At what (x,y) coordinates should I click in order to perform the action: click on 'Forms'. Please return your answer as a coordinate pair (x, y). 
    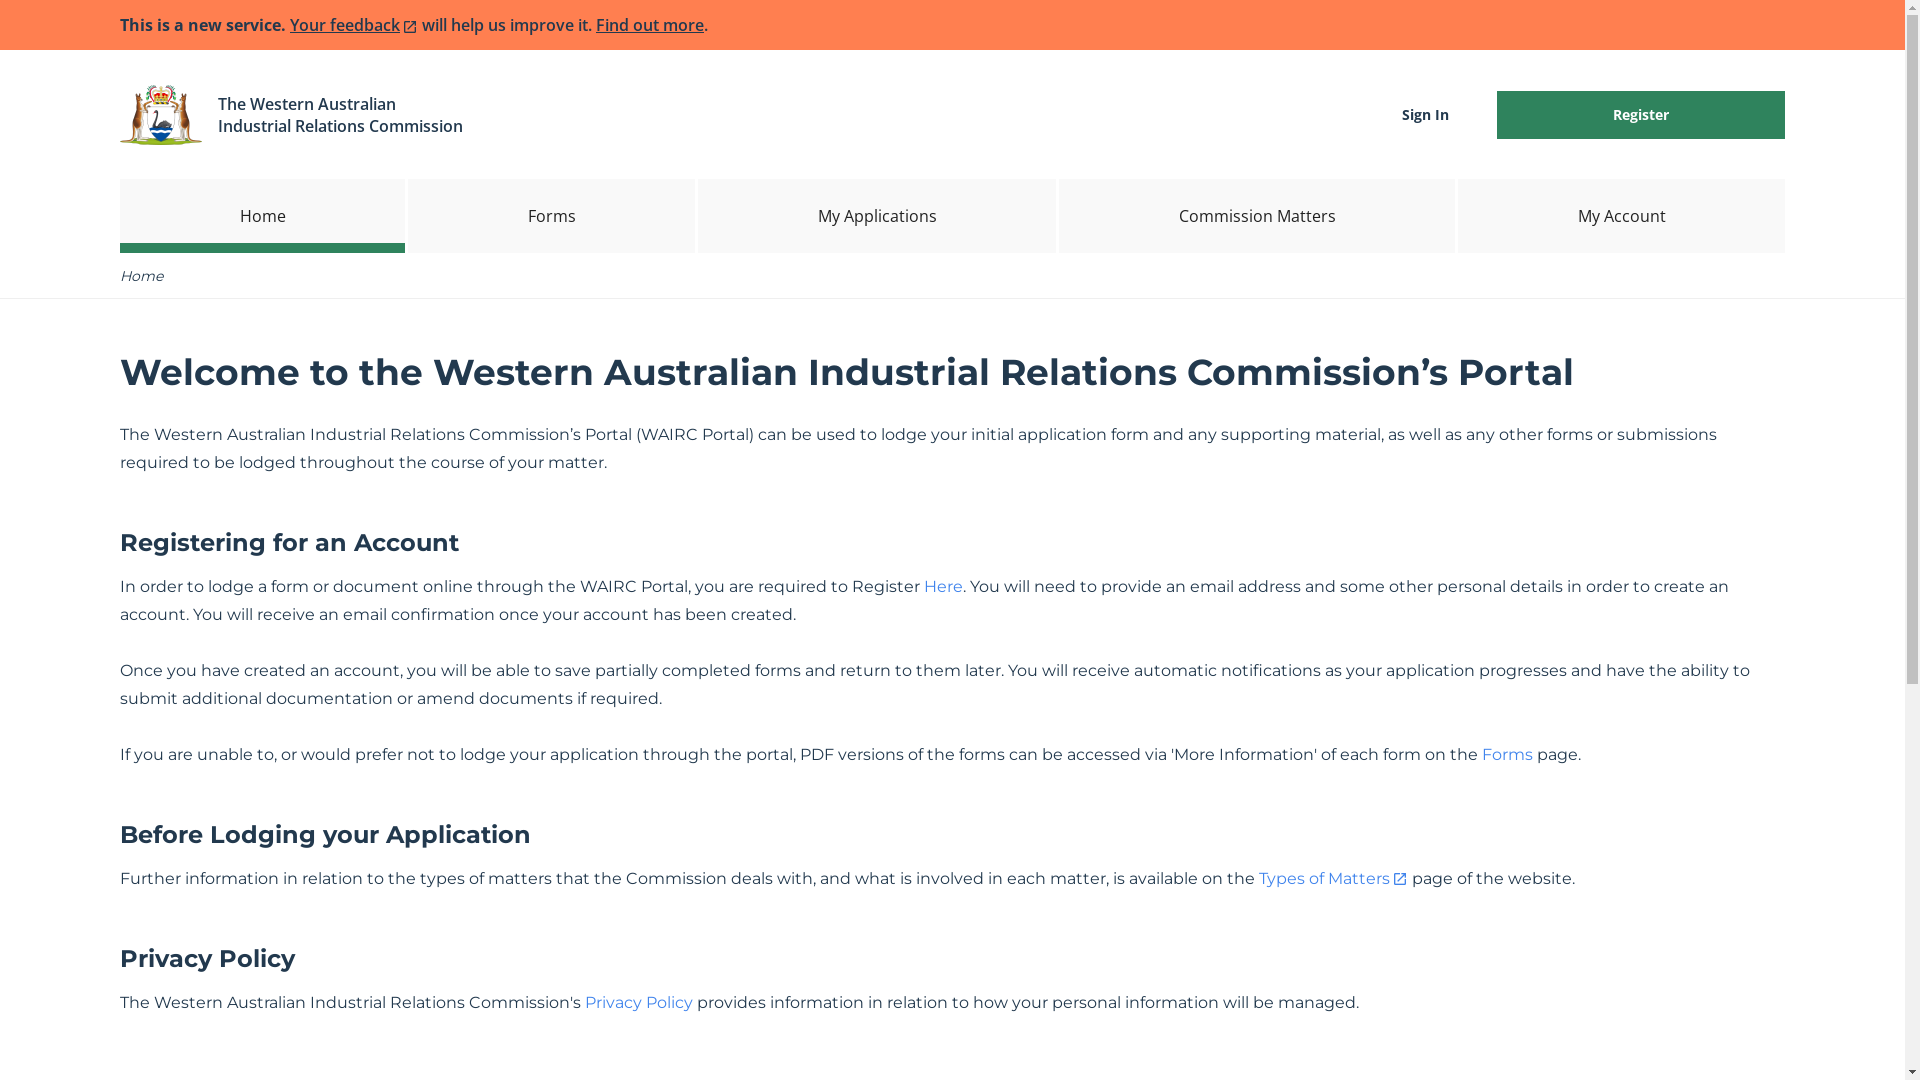
    Looking at the image, I should click on (551, 216).